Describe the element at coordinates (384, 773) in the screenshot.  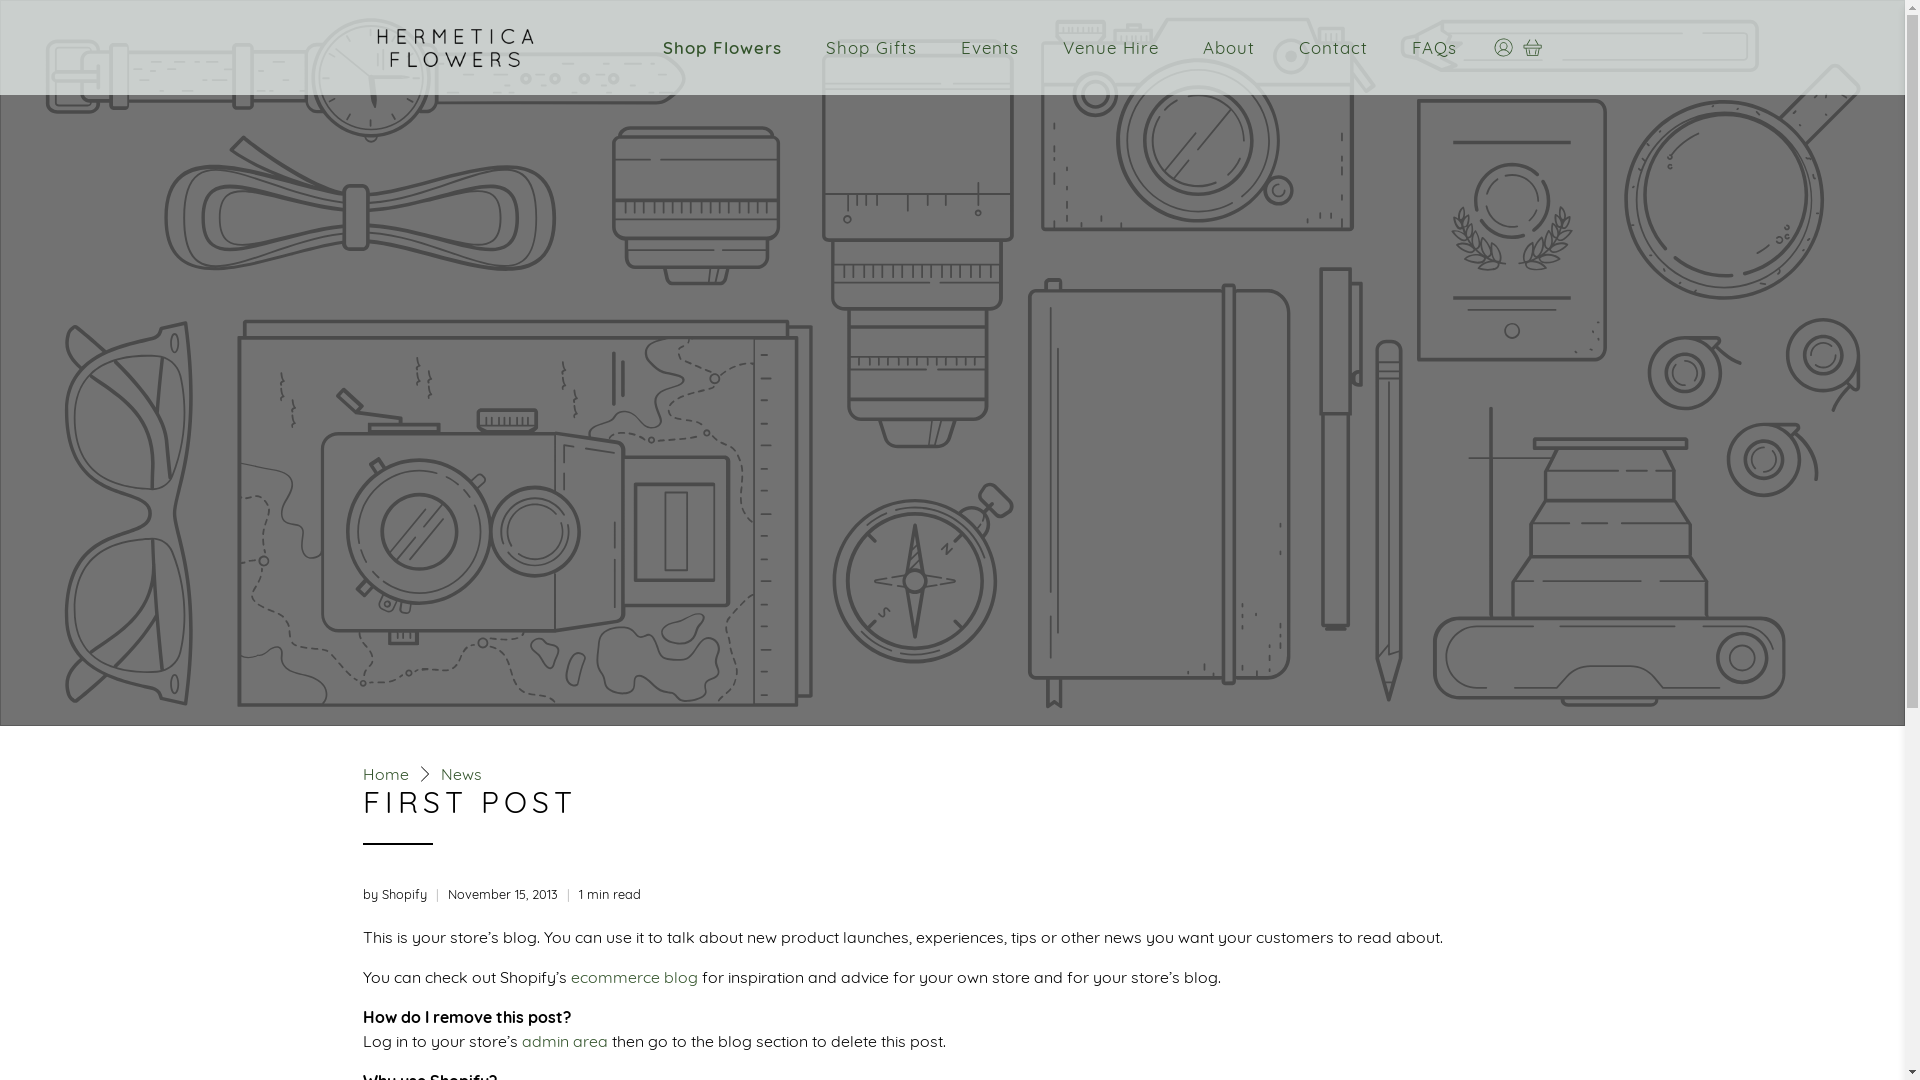
I see `'Home'` at that location.